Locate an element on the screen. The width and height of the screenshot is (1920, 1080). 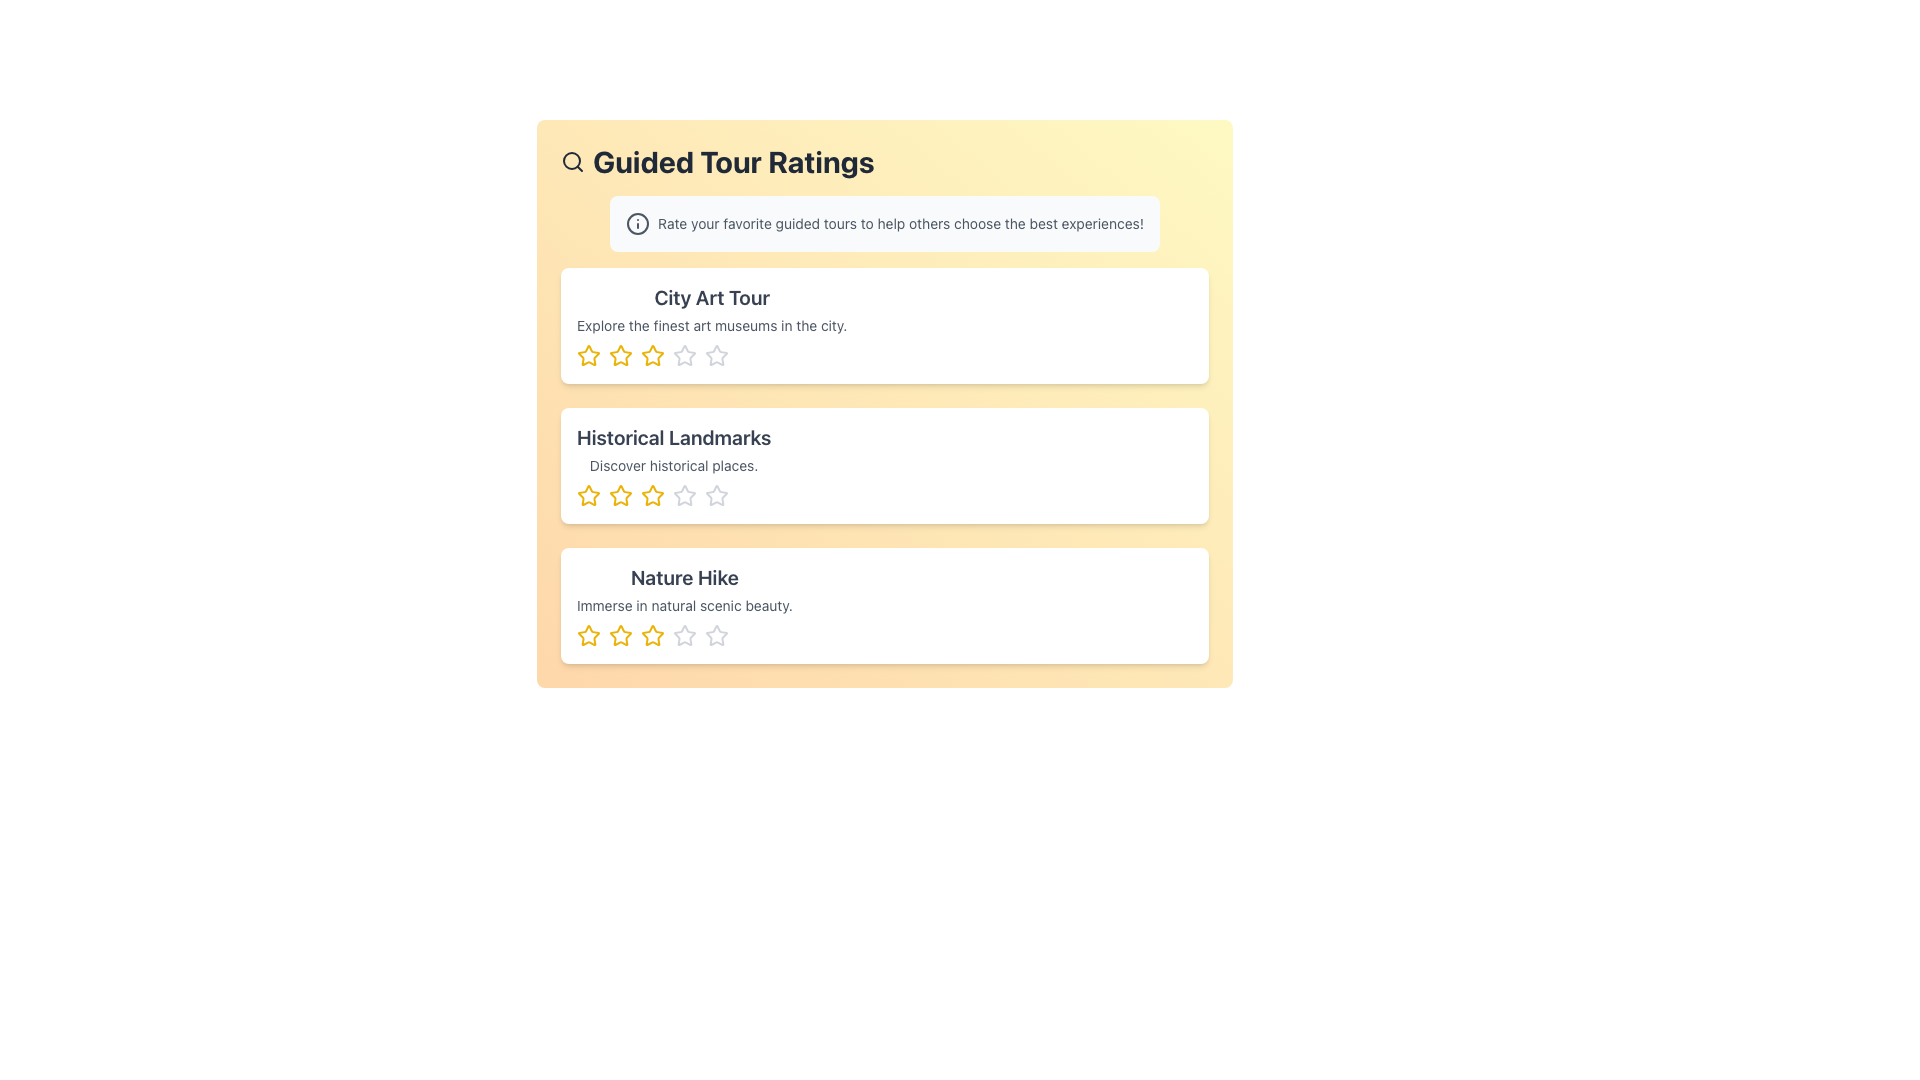
the first yellow star icon in the rating control for the 'City Art Tour' card to rate it is located at coordinates (619, 354).